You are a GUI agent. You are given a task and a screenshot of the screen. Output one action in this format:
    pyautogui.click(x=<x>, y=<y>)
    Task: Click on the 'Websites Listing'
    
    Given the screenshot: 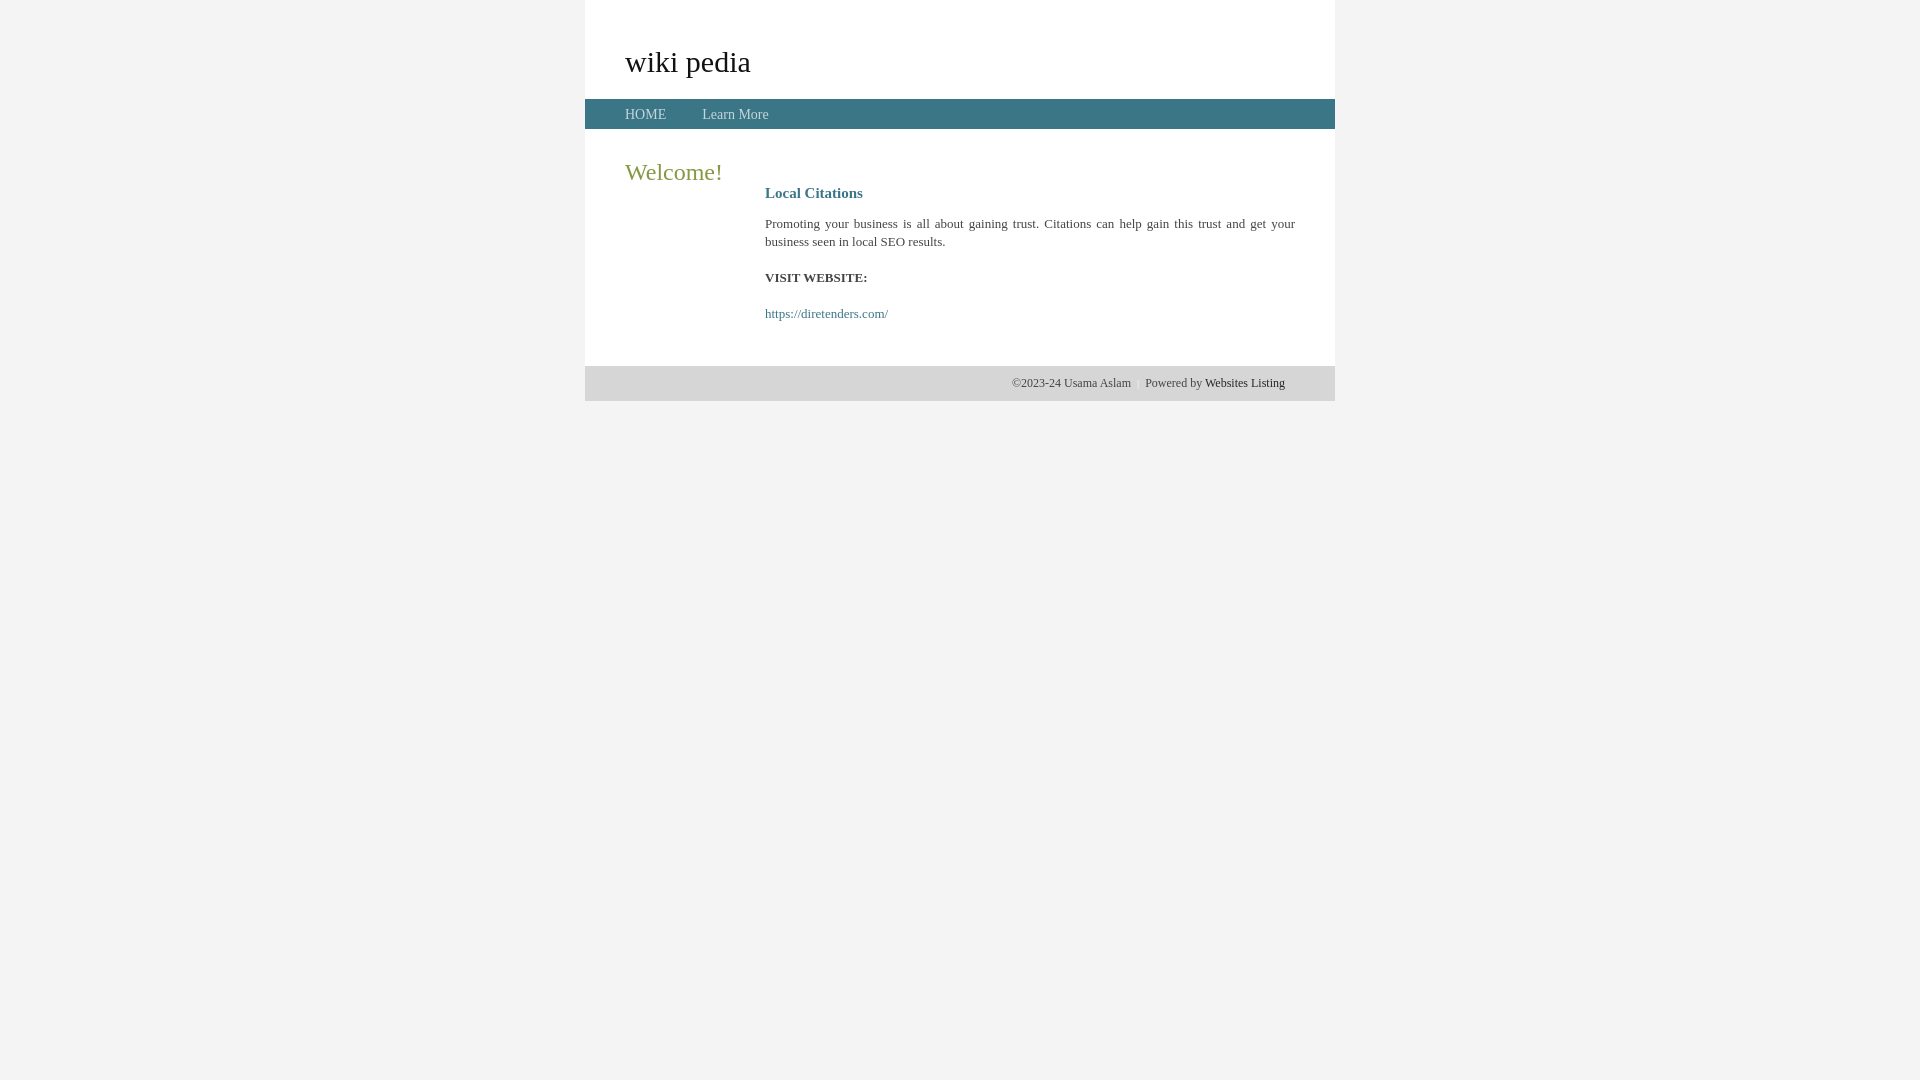 What is the action you would take?
    pyautogui.click(x=1243, y=382)
    